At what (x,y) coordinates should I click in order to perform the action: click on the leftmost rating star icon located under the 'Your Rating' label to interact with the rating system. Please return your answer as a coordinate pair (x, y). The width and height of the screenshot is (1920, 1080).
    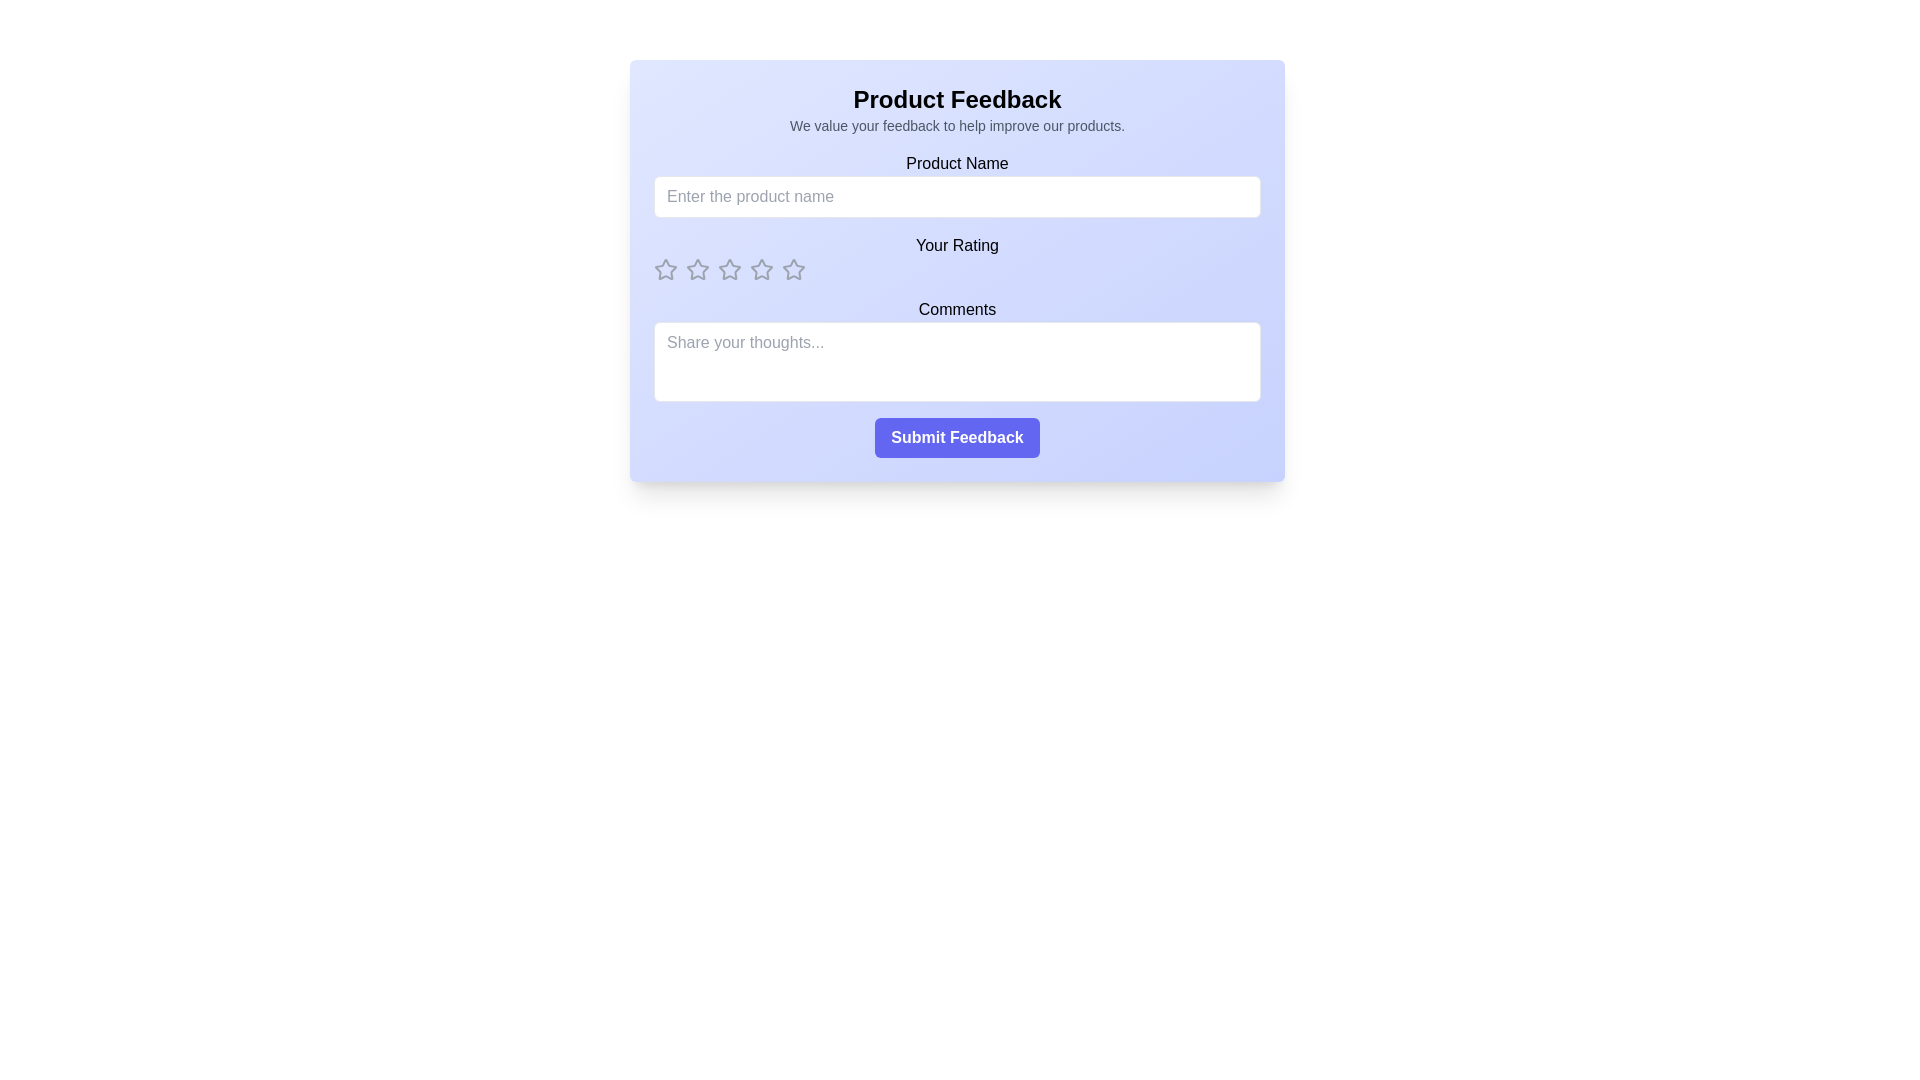
    Looking at the image, I should click on (666, 268).